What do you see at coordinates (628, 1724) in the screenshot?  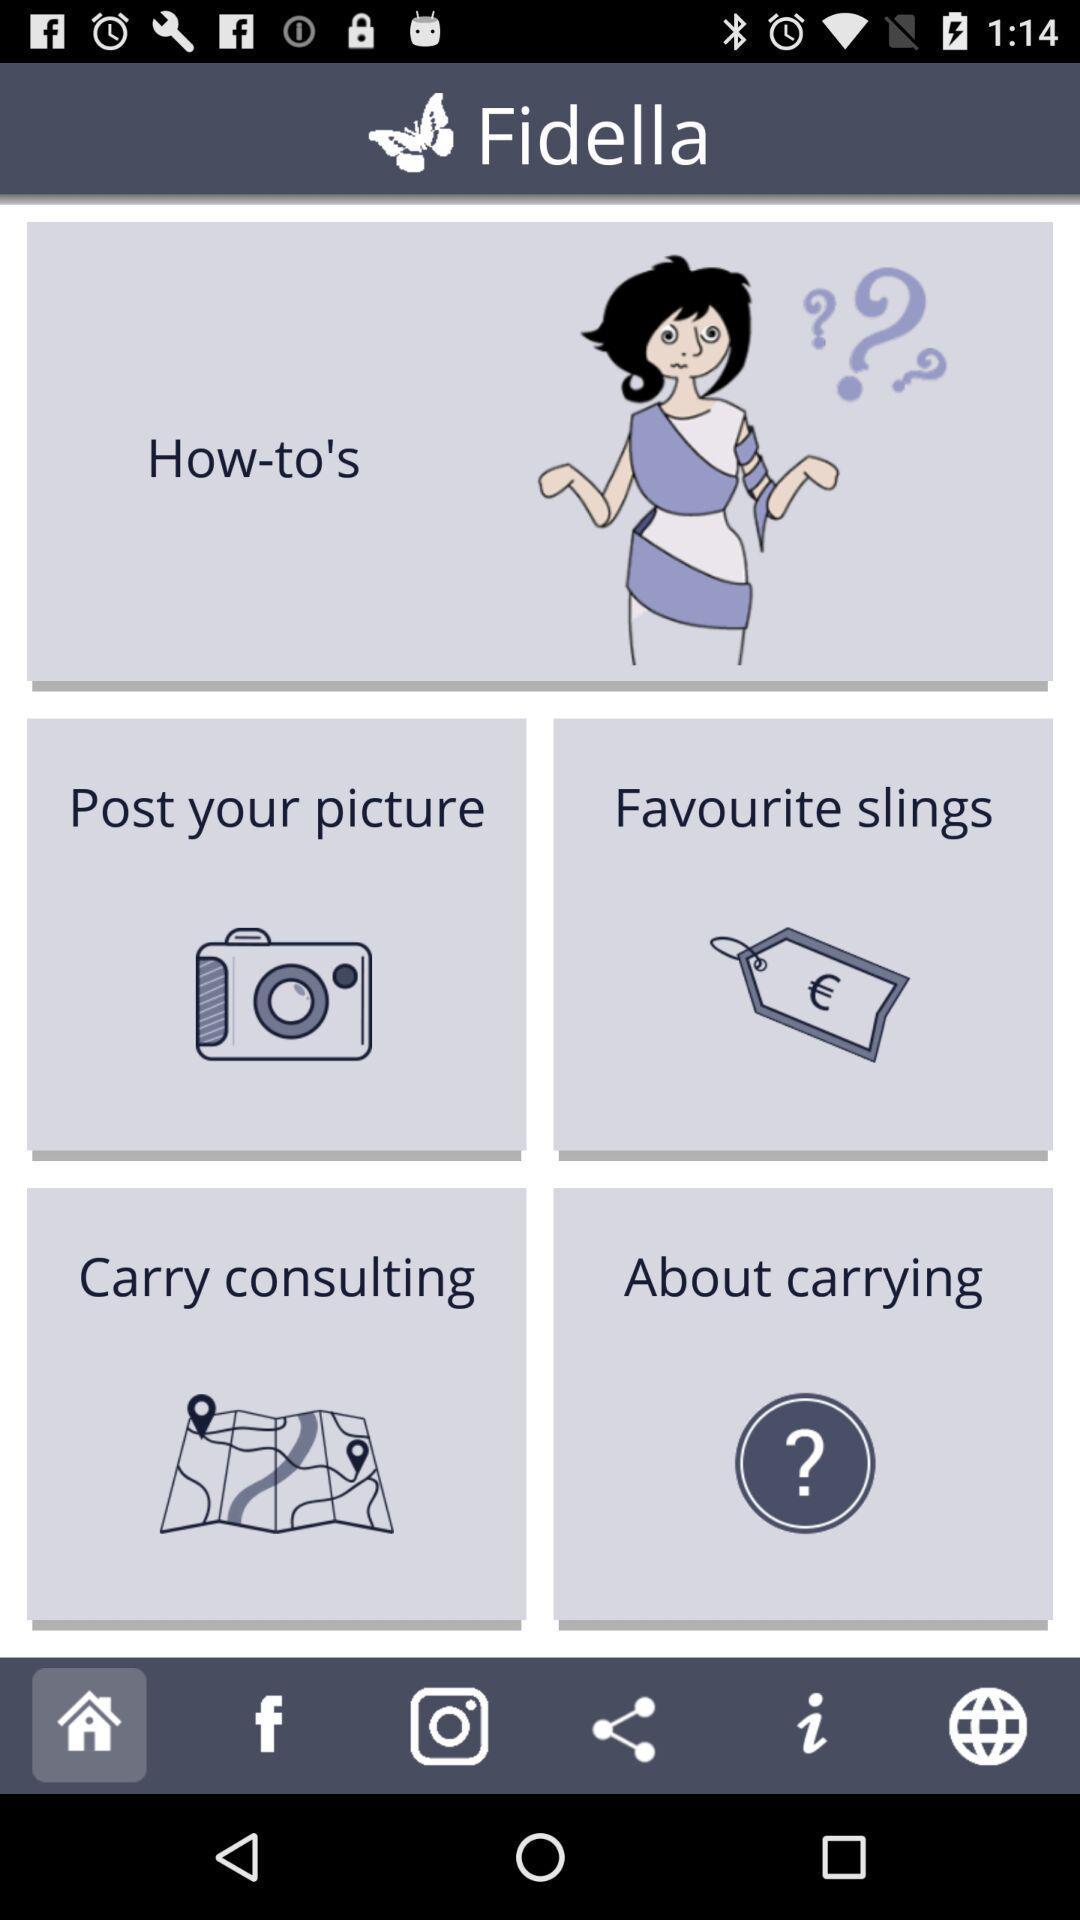 I see `share` at bounding box center [628, 1724].